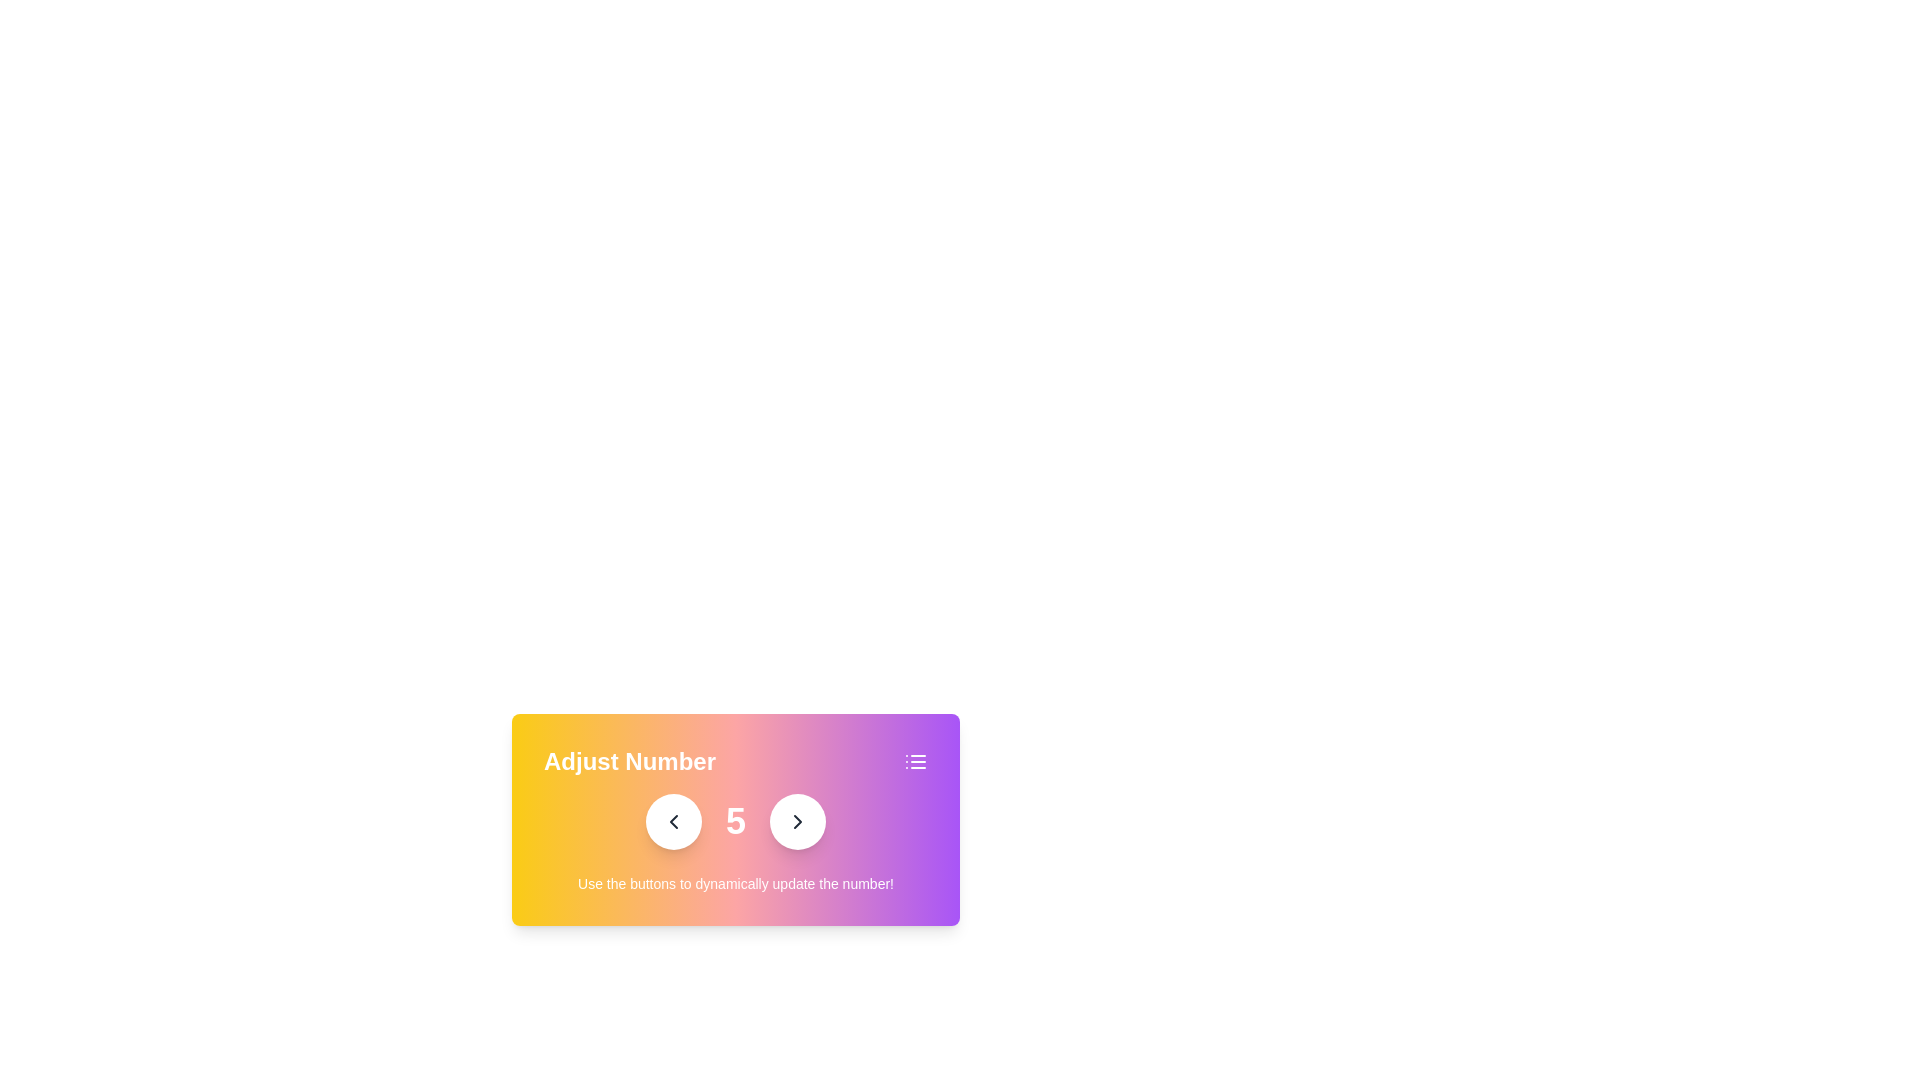 This screenshot has width=1920, height=1080. What do you see at coordinates (673, 821) in the screenshot?
I see `the decrement icon located inside the circular white button on the left-hand side of the horizontal control bar` at bounding box center [673, 821].